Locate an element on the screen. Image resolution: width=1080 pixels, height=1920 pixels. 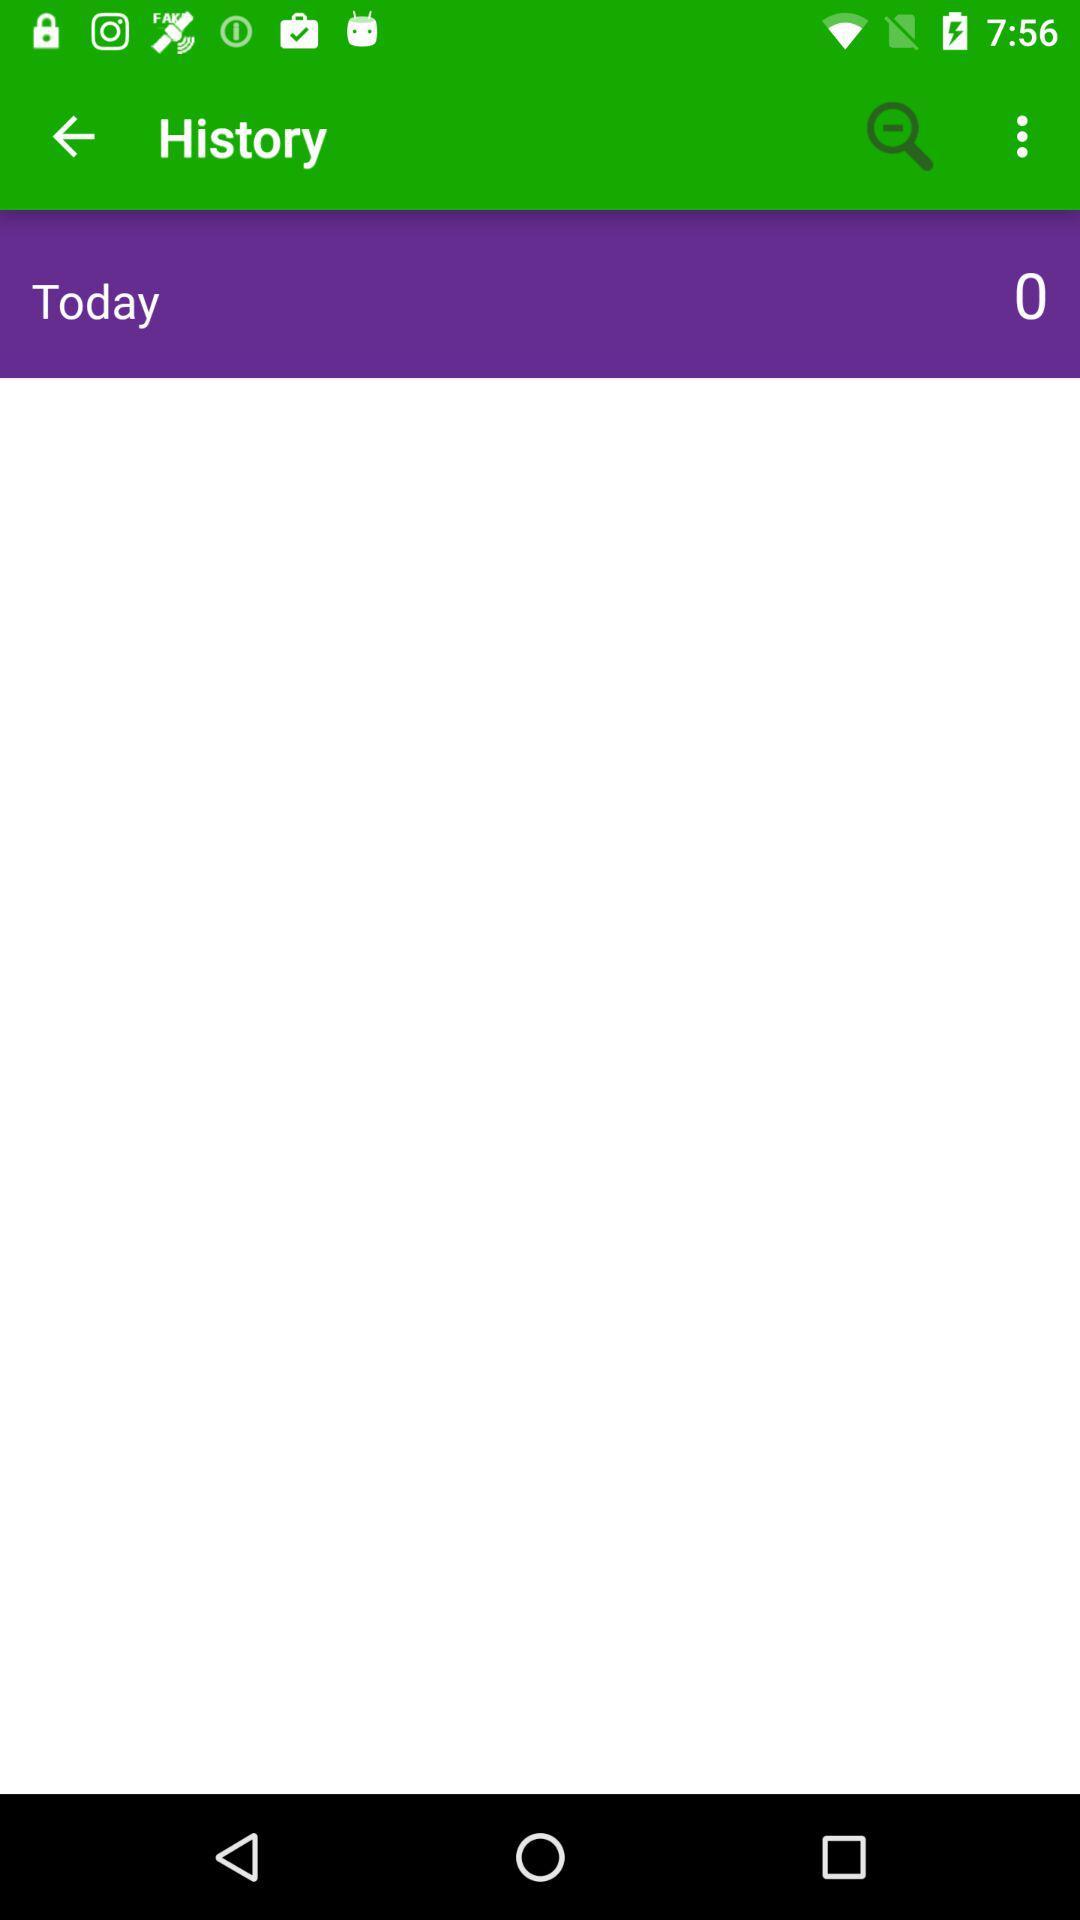
the icon to the left of 0 item is located at coordinates (95, 299).